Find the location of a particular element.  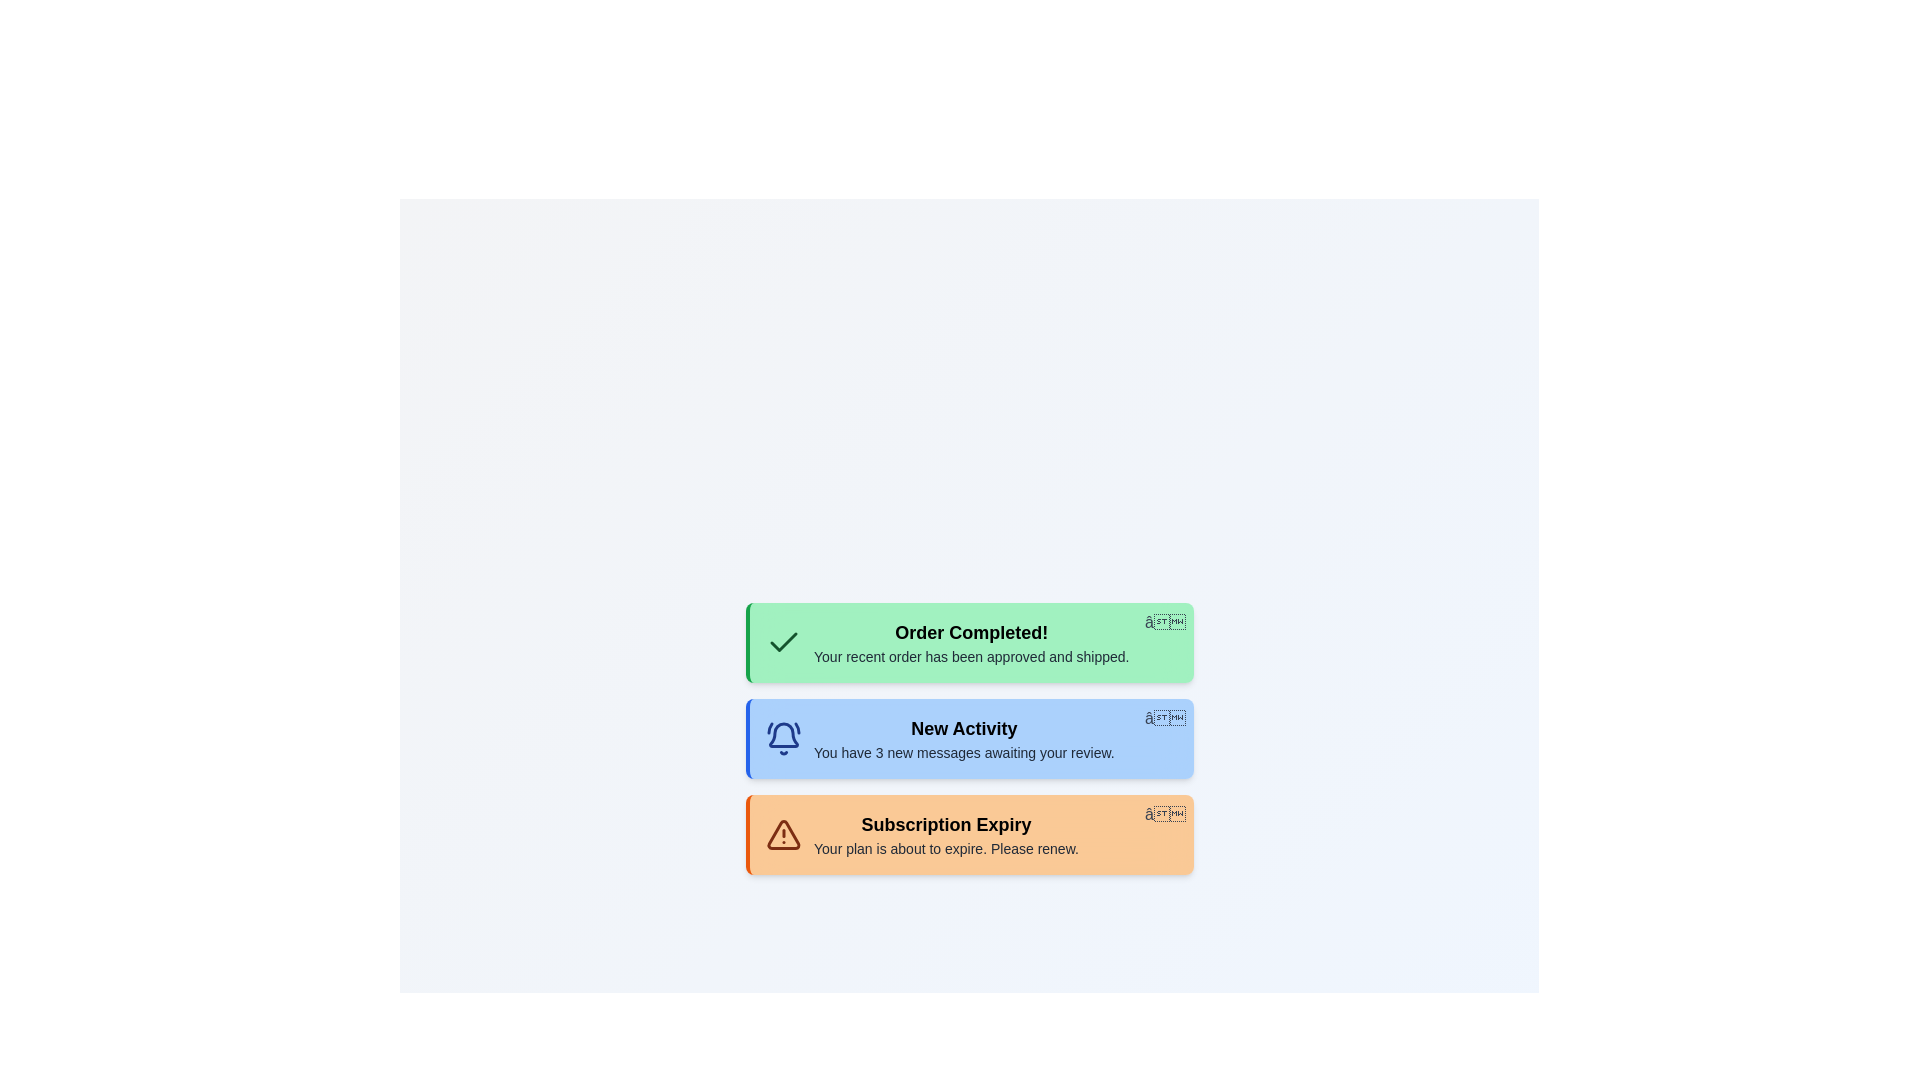

the close button of the alert with ID 102 is located at coordinates (1165, 717).